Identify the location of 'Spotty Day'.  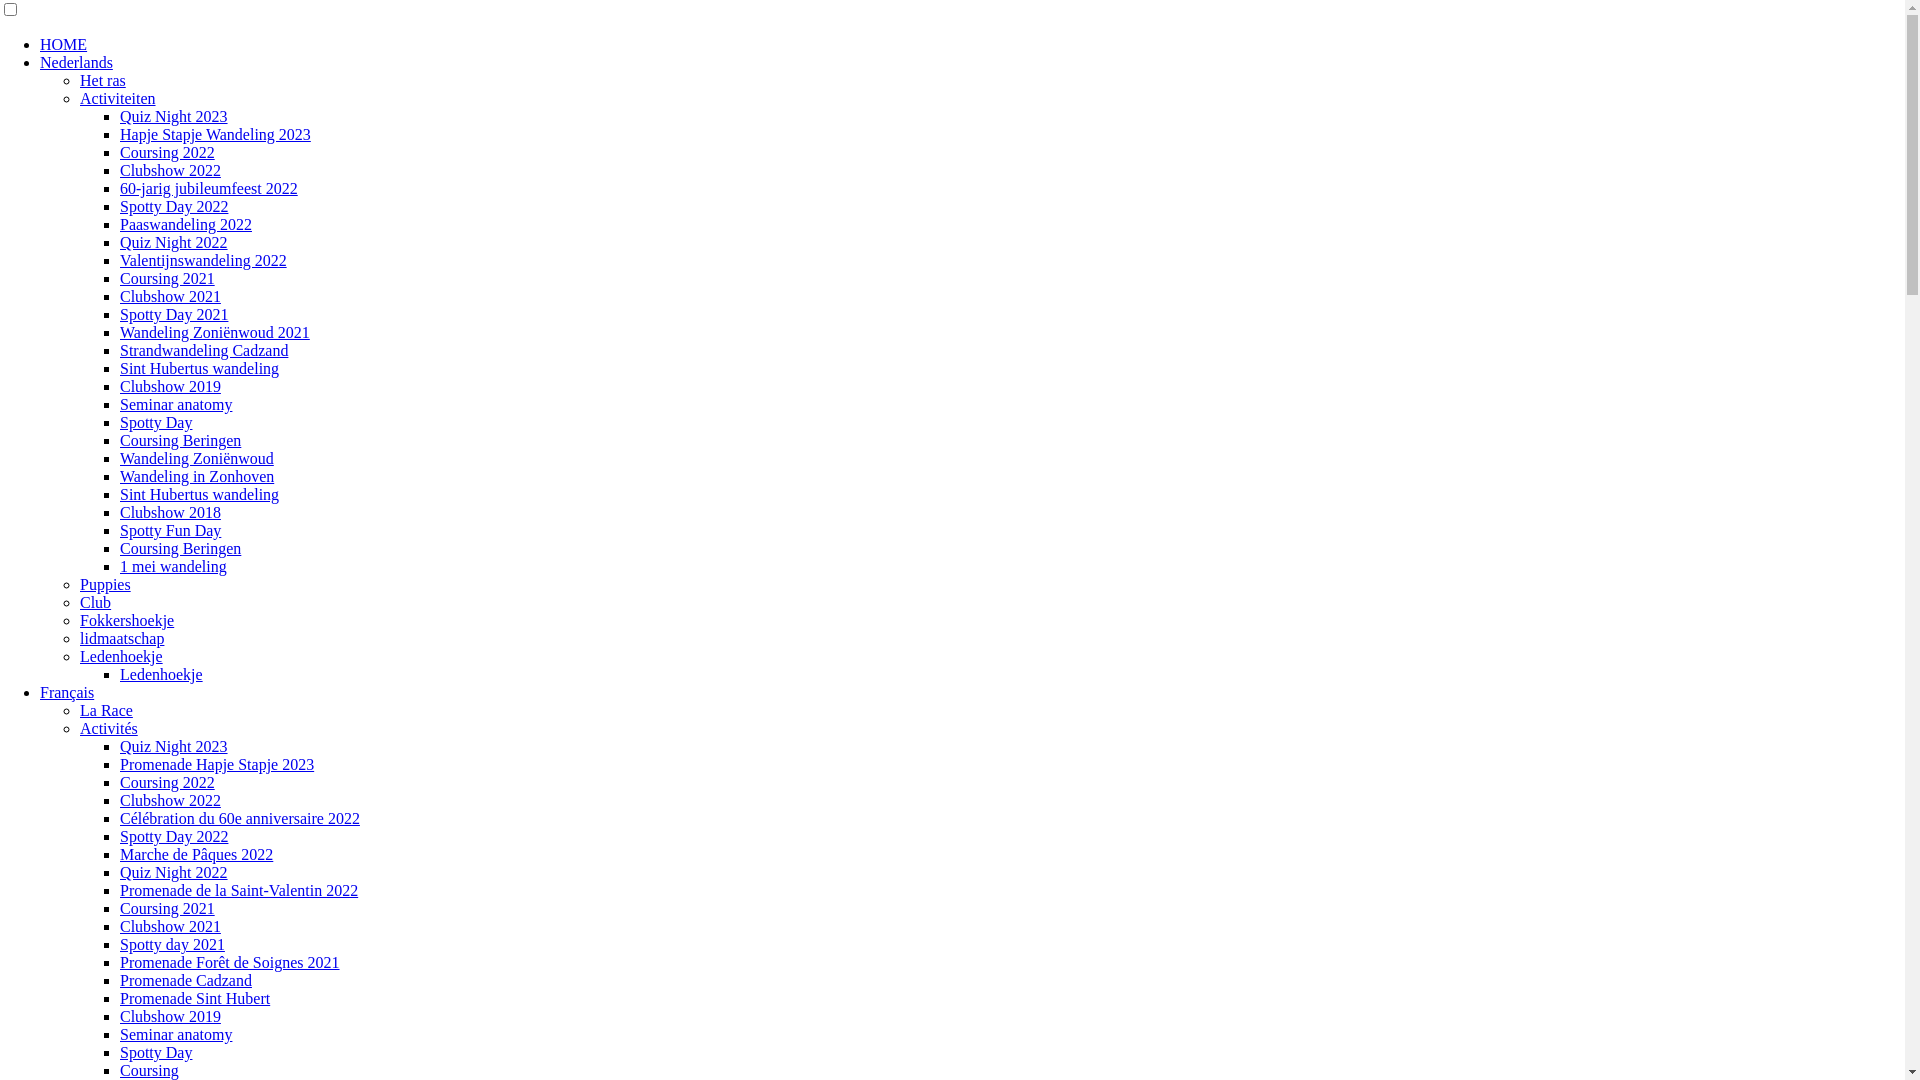
(155, 421).